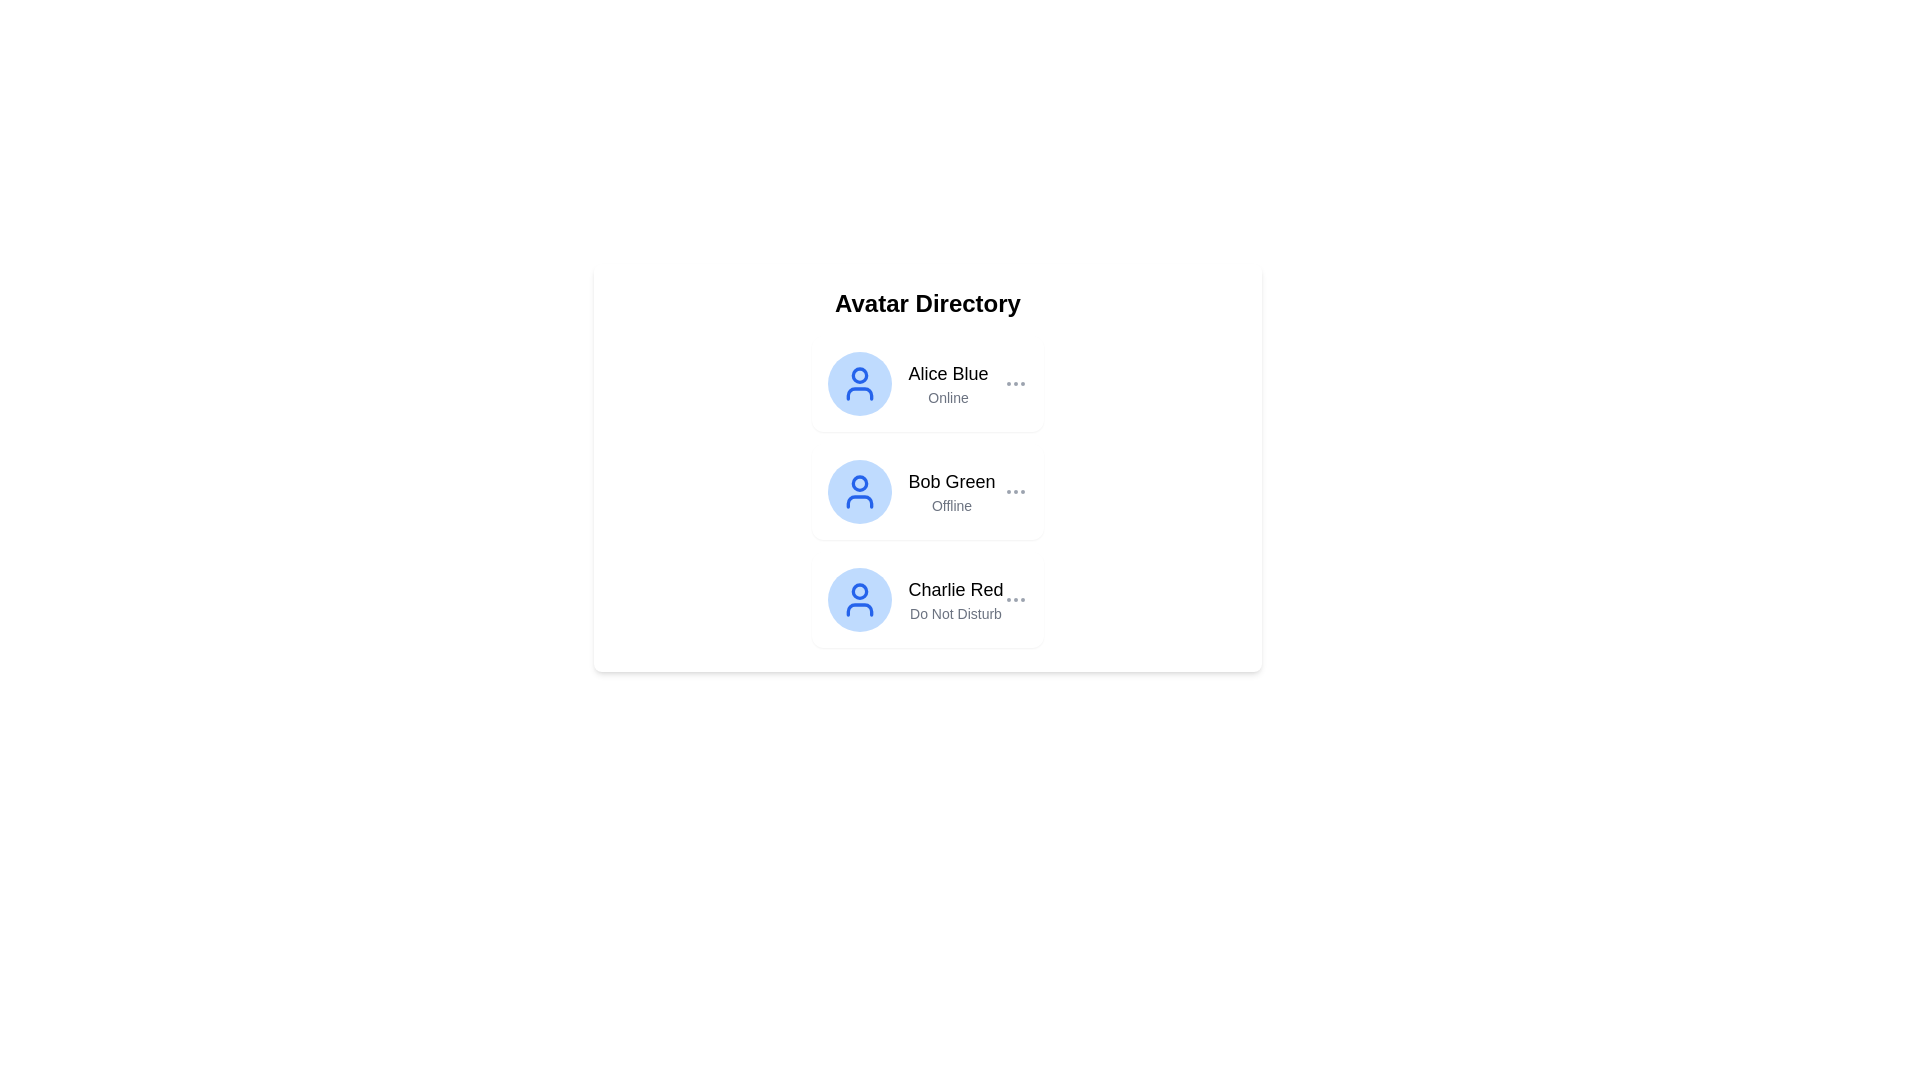  What do you see at coordinates (860, 599) in the screenshot?
I see `the user icon representing 'Charlie Red', which is a blue circular head and semi-circular body styled icon located in the third row of the avatar directory list` at bounding box center [860, 599].